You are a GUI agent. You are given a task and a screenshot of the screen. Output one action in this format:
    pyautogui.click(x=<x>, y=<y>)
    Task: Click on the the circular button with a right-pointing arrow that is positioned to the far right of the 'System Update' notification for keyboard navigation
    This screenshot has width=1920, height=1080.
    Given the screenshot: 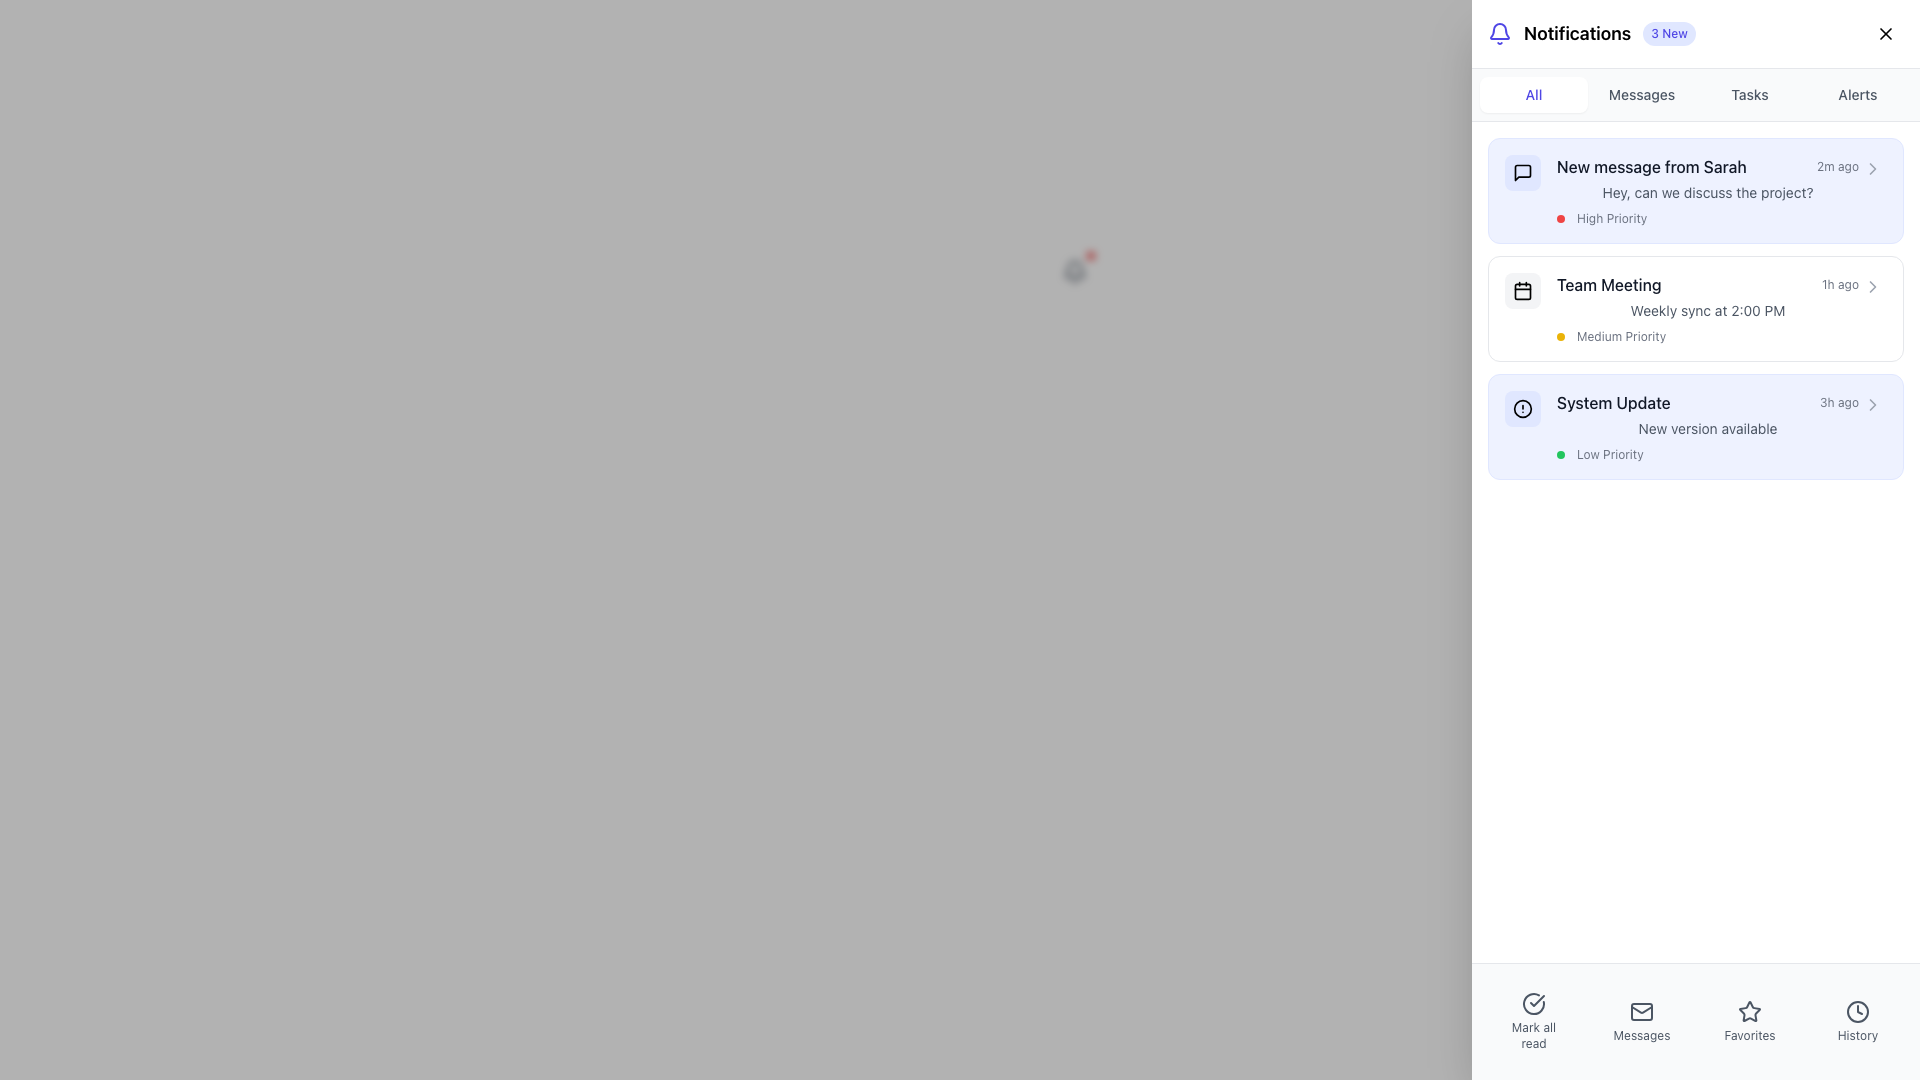 What is the action you would take?
    pyautogui.click(x=1871, y=405)
    